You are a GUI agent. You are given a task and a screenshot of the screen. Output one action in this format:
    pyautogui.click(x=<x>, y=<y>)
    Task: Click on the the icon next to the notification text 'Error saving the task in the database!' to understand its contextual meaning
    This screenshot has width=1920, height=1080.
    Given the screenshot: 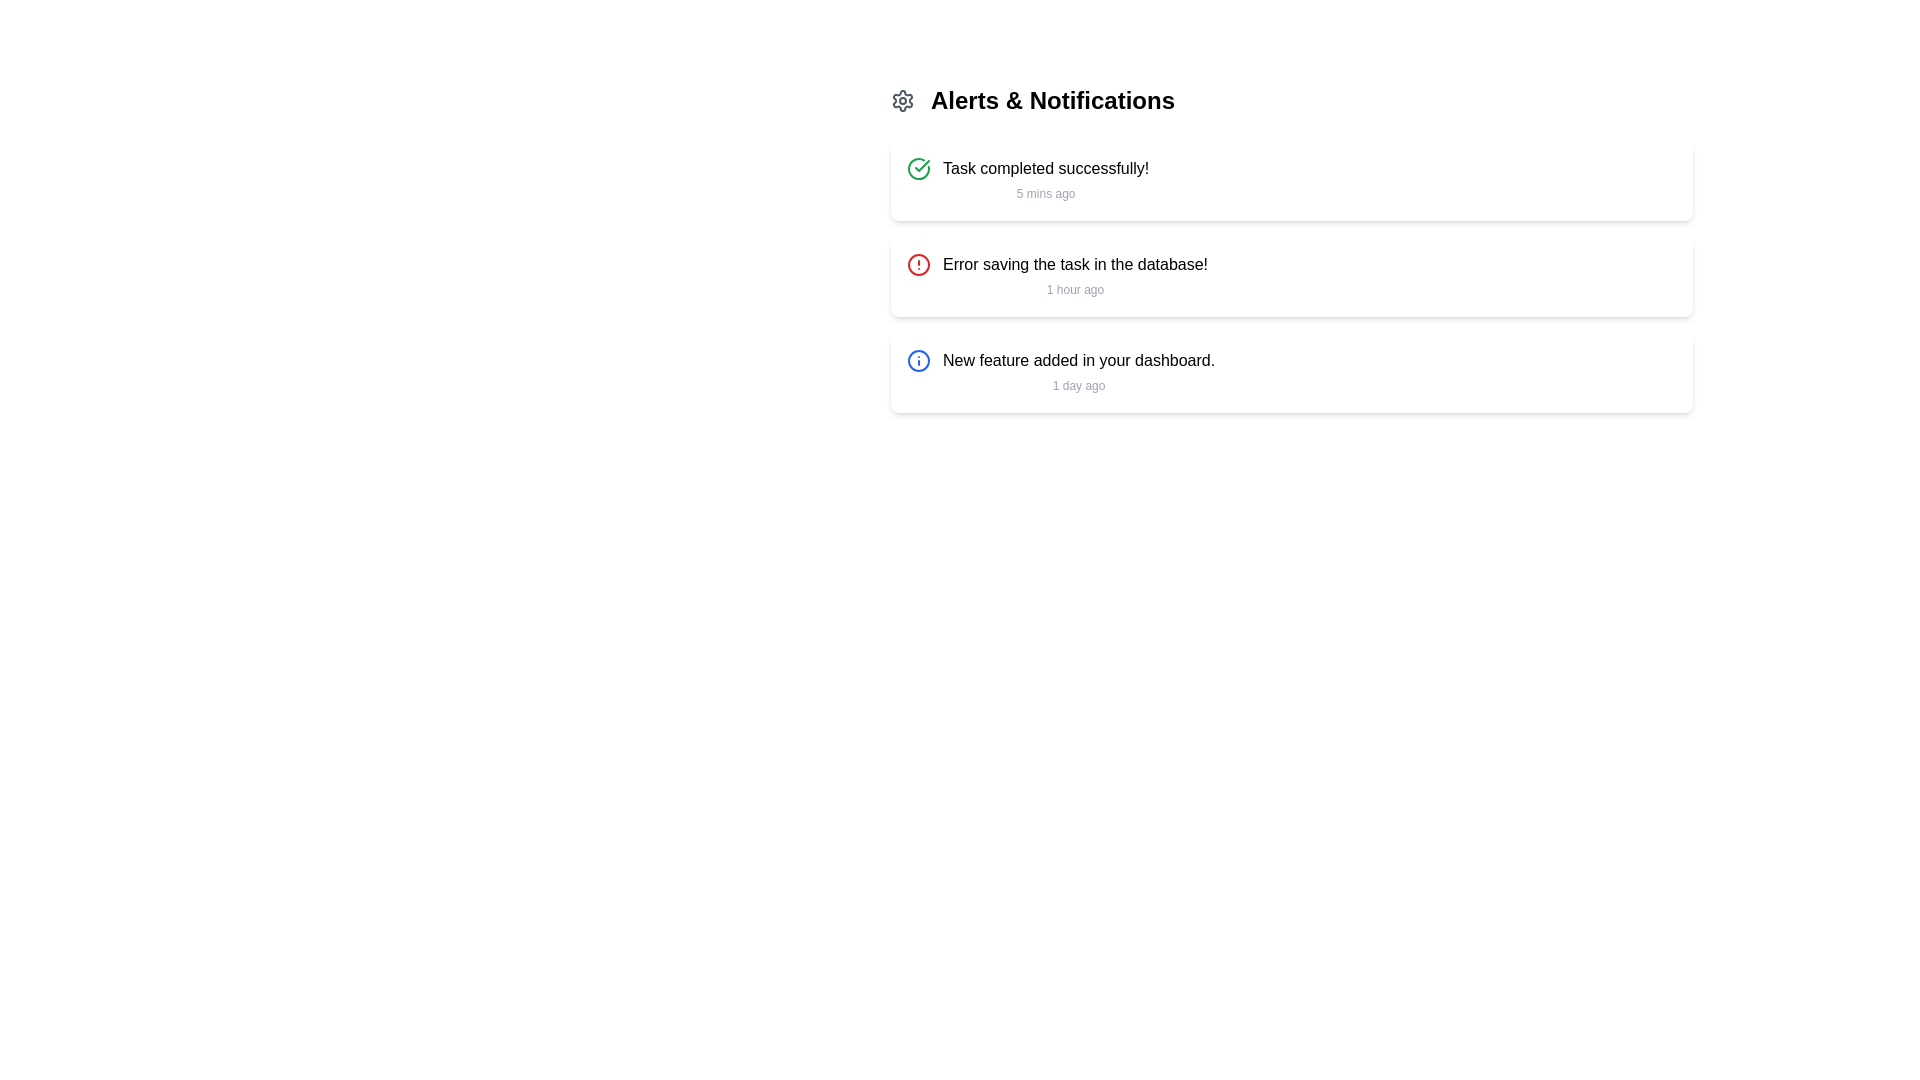 What is the action you would take?
    pyautogui.click(x=917, y=264)
    